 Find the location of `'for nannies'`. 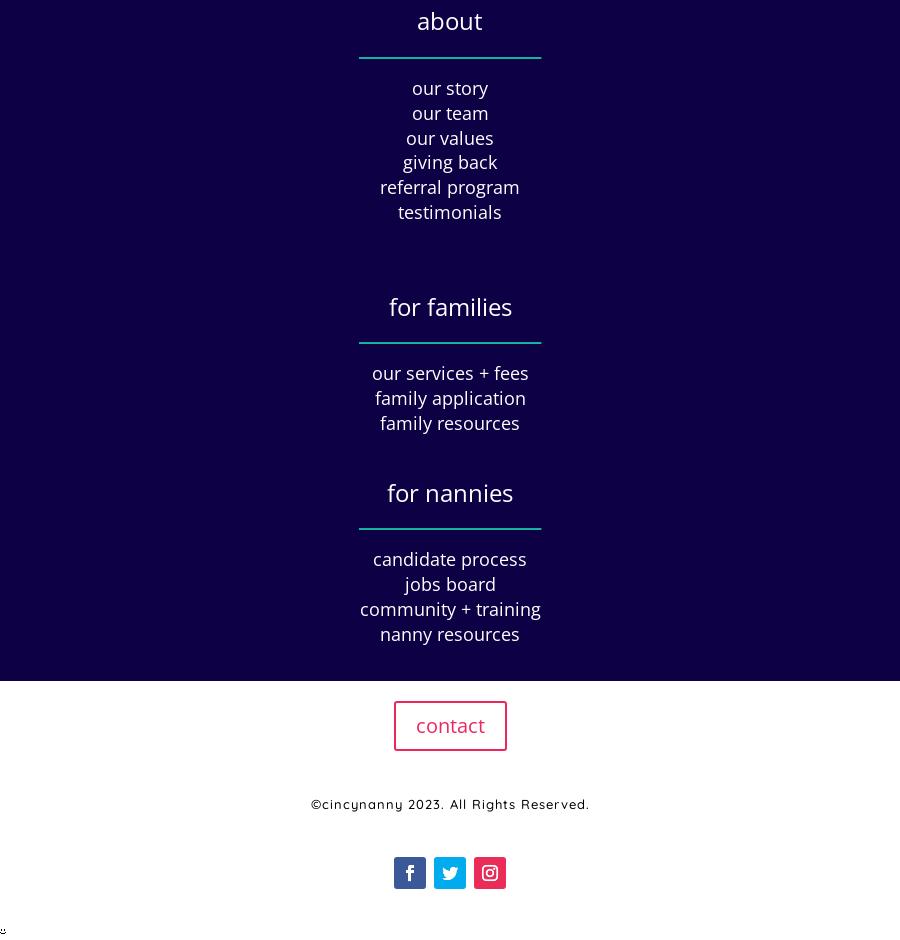

'for nannies' is located at coordinates (450, 491).